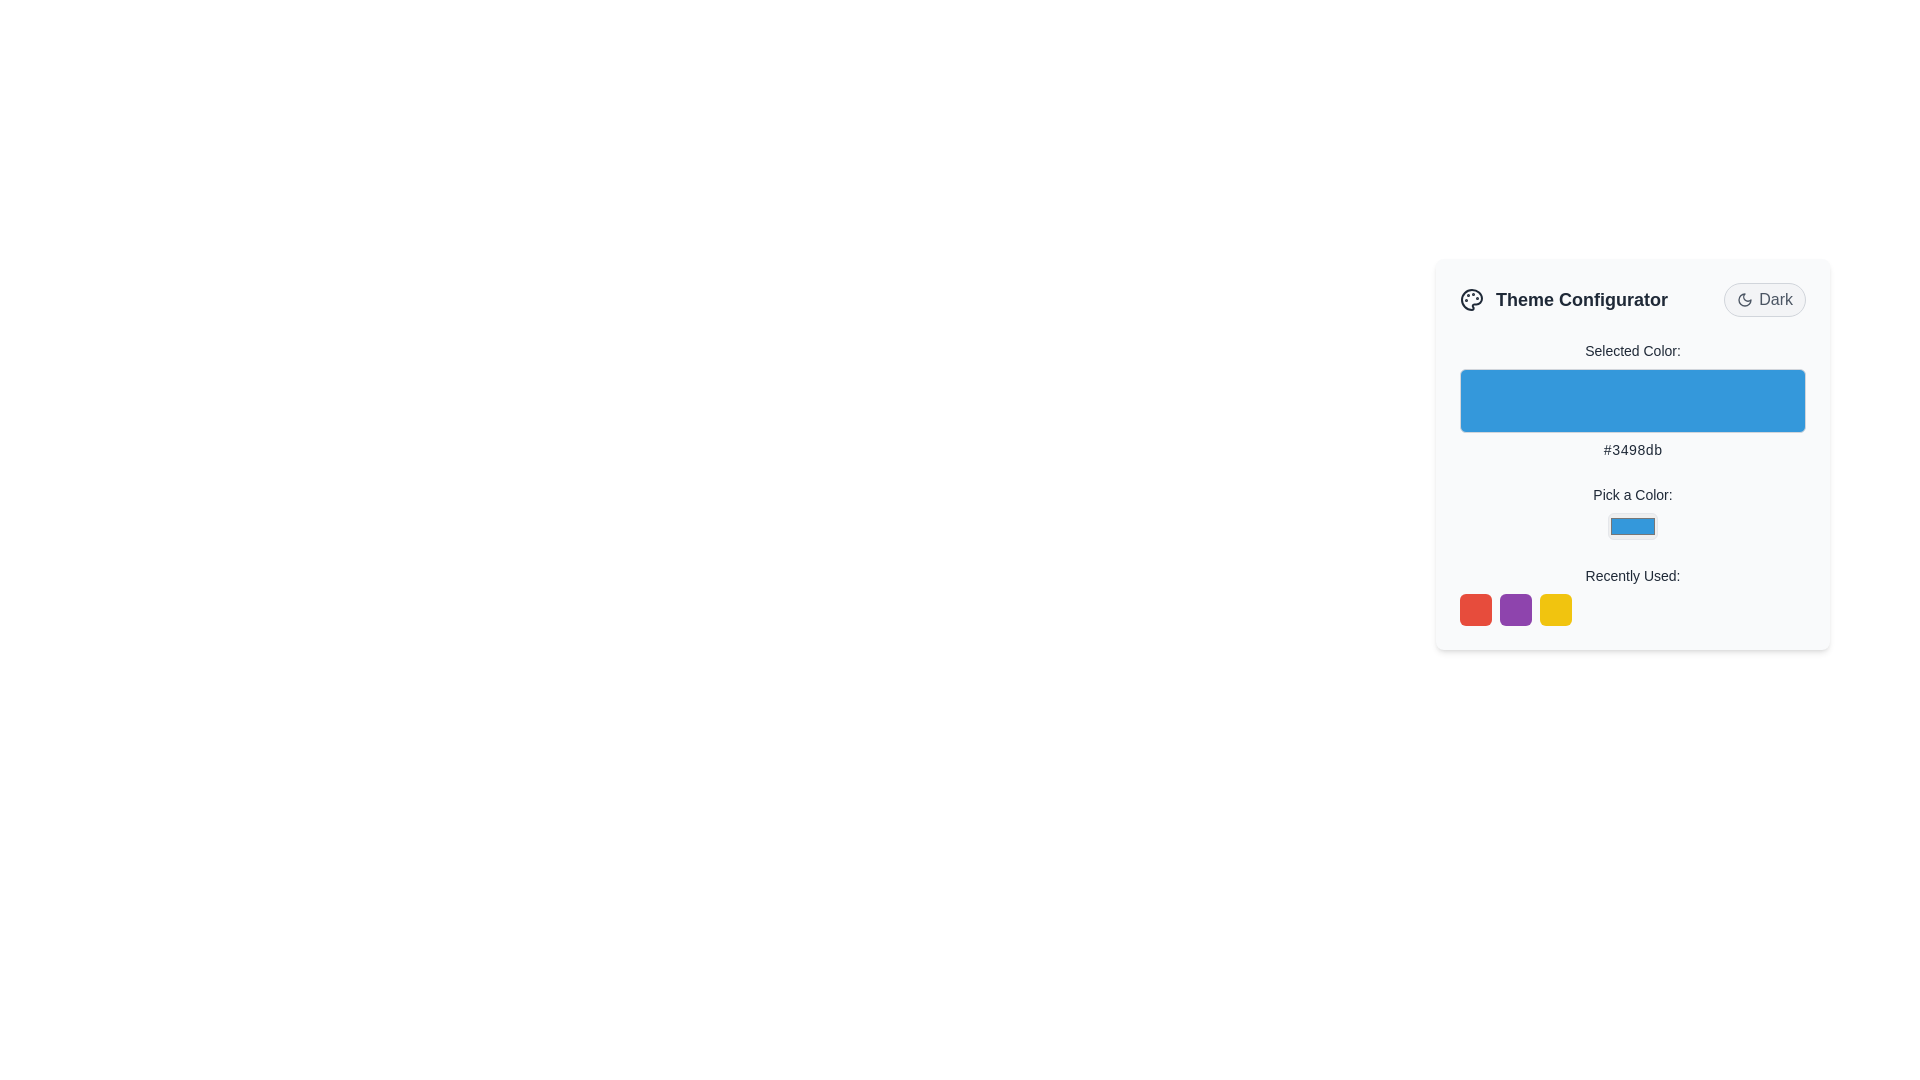 The height and width of the screenshot is (1080, 1920). I want to click on the first red square button with rounded borders located at the bottom left of the 'Recently Used' section, so click(1476, 608).